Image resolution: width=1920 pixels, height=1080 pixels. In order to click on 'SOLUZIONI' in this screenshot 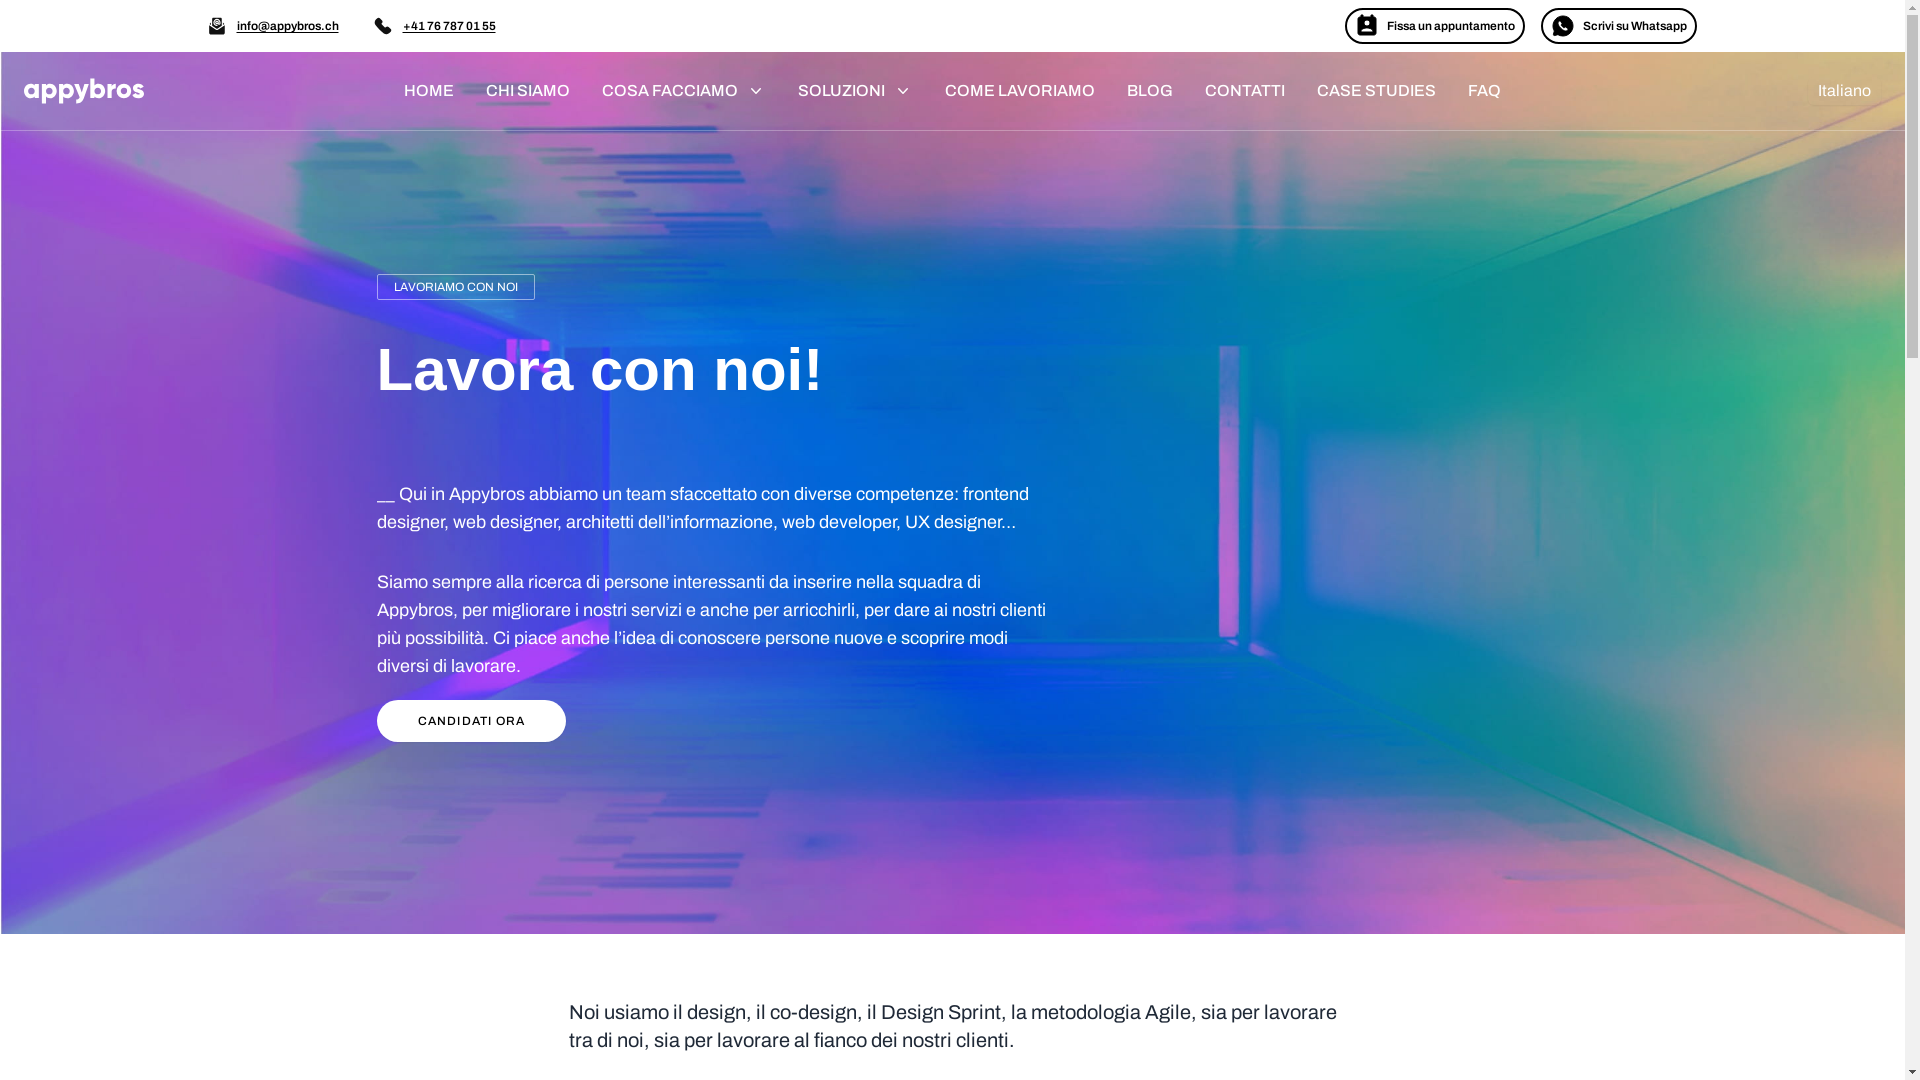, I will do `click(855, 91)`.